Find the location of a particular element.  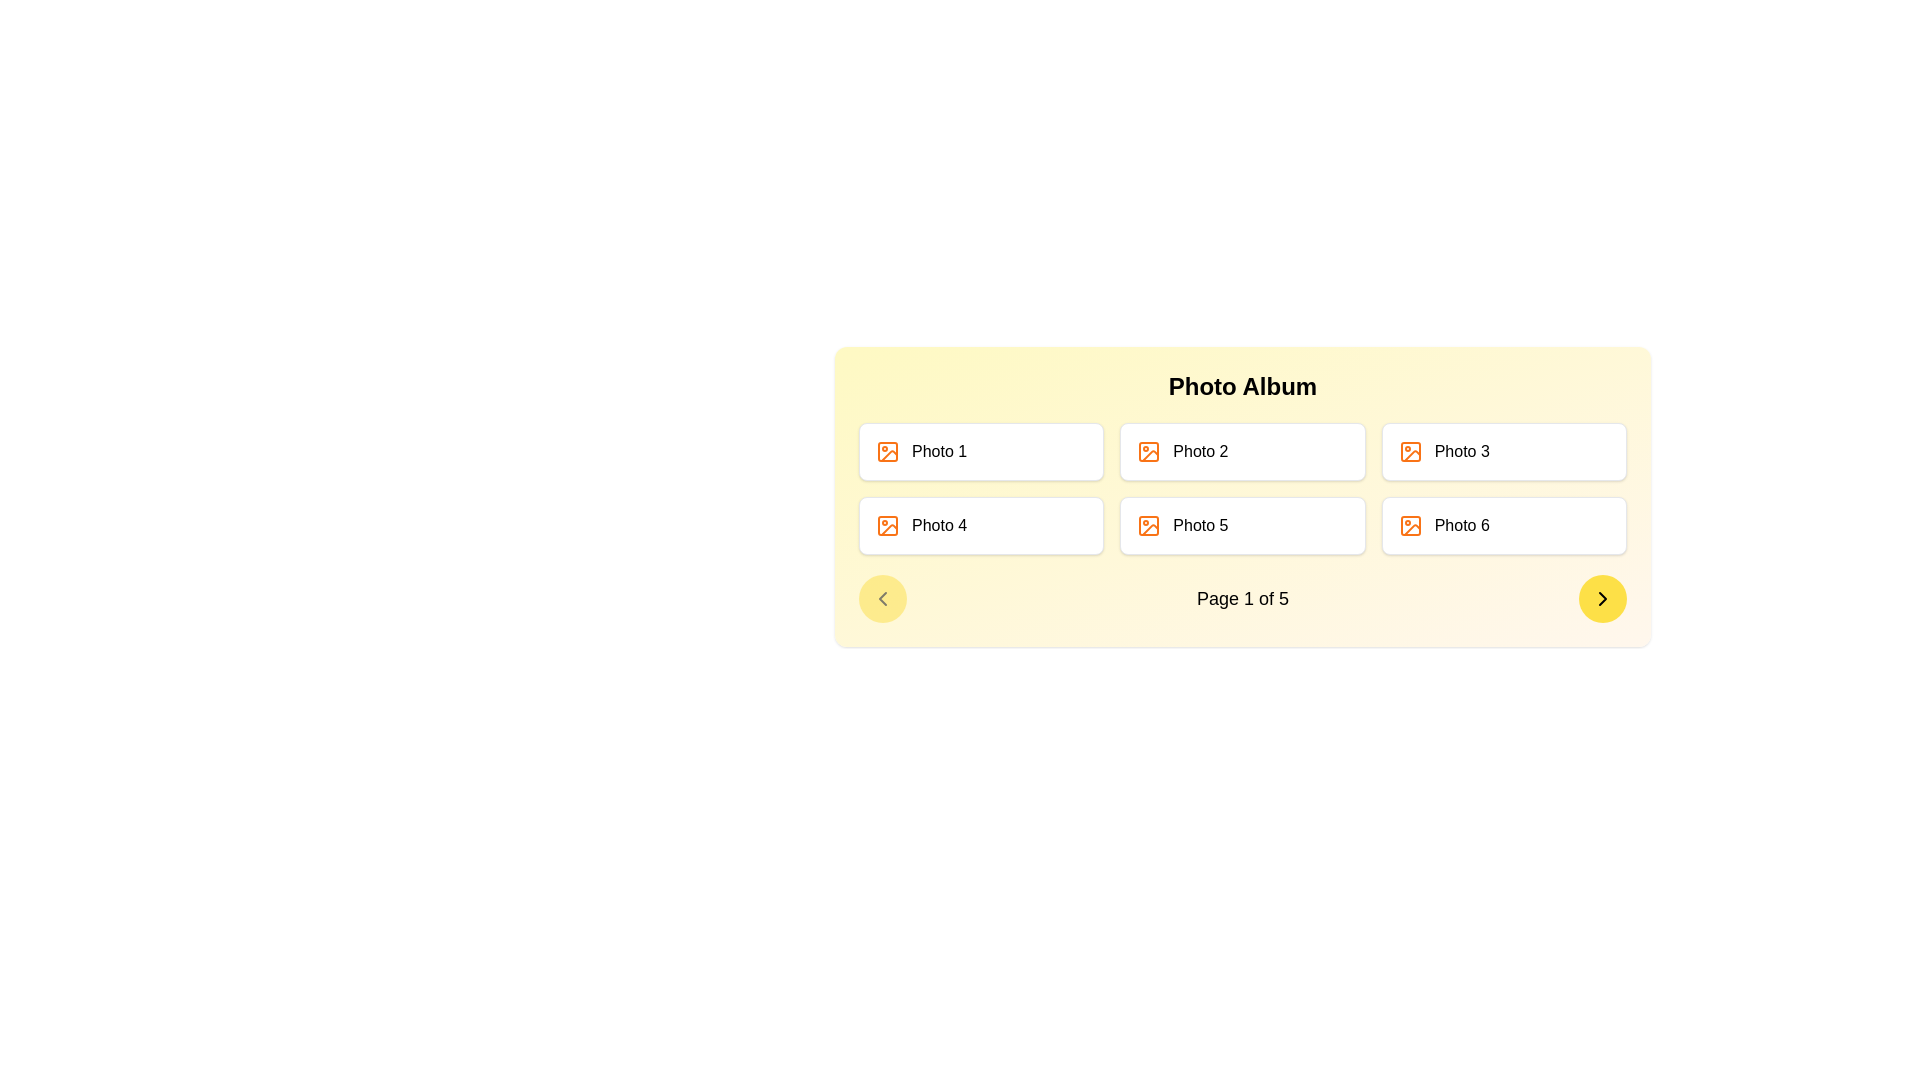

the chevron icon located inside the circular button in the bottom-right corner of the interface is located at coordinates (1603, 597).